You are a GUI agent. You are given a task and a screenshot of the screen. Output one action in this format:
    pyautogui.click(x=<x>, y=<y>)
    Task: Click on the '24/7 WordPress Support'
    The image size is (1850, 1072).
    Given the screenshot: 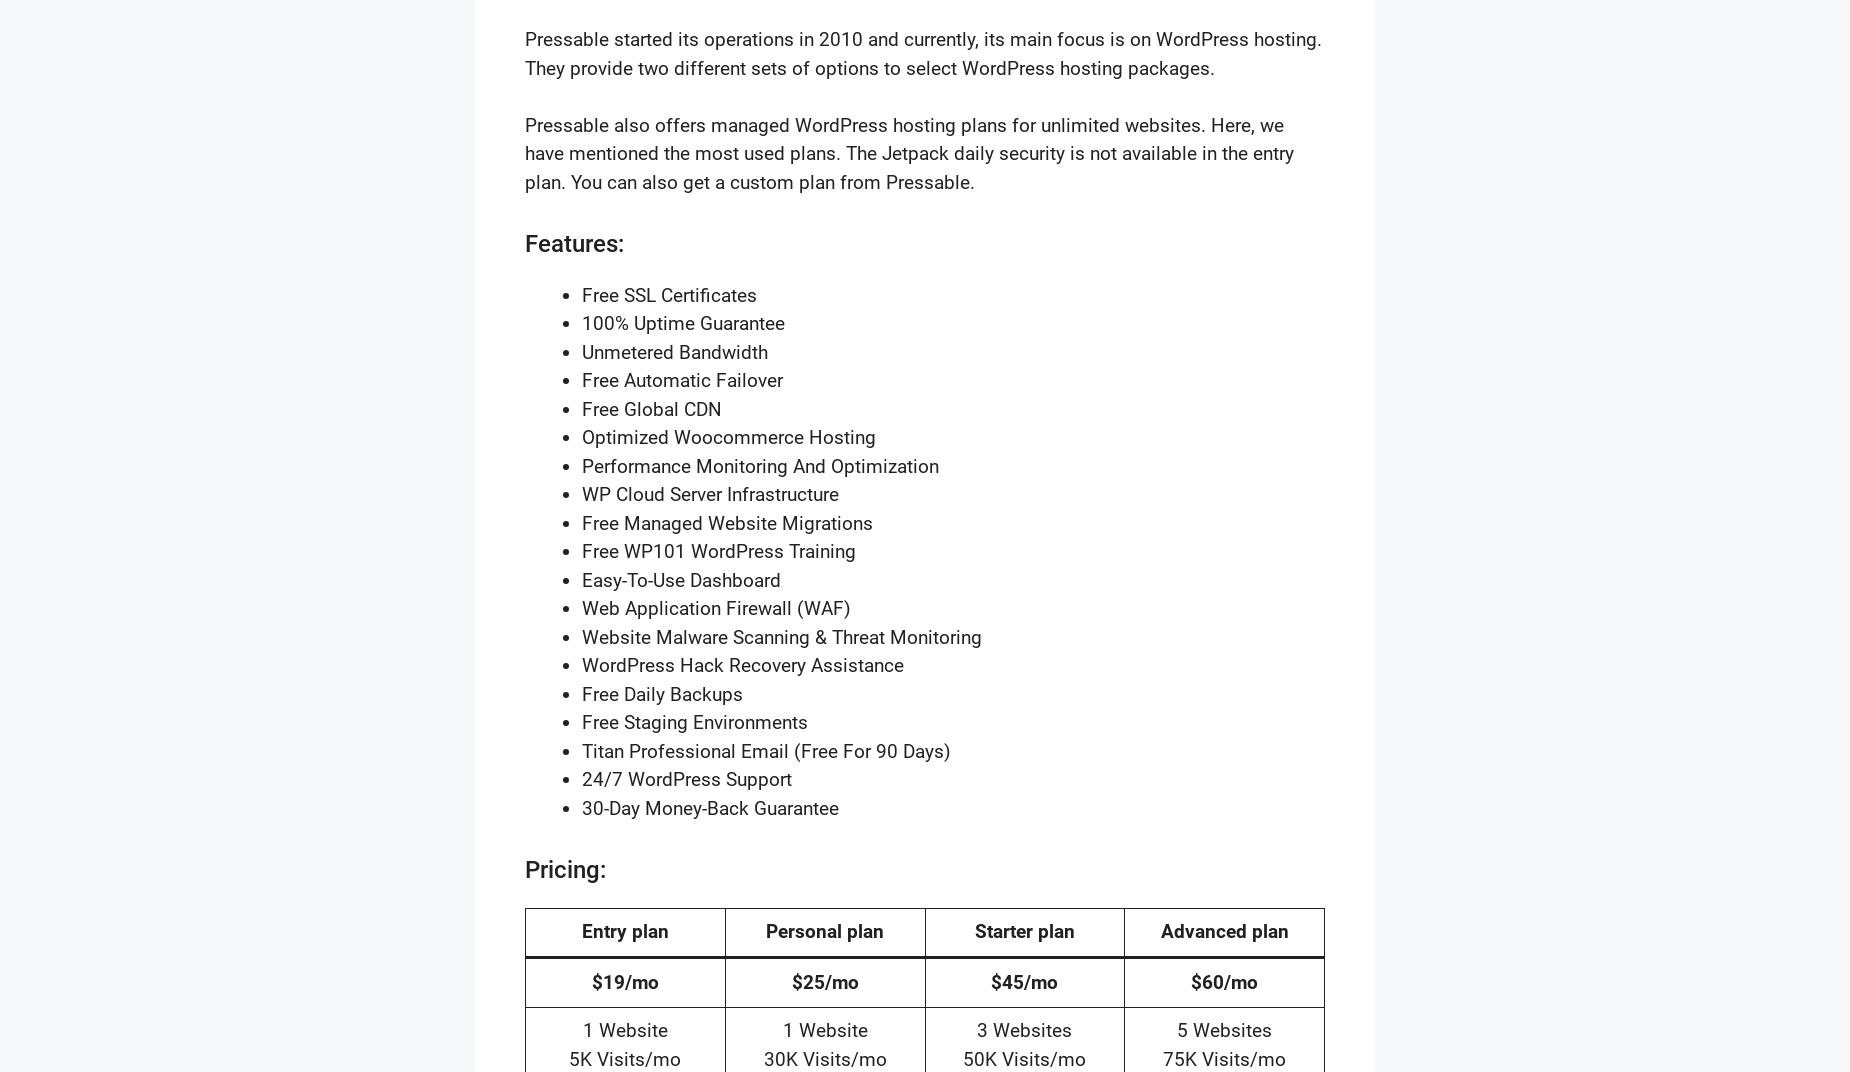 What is the action you would take?
    pyautogui.click(x=687, y=779)
    